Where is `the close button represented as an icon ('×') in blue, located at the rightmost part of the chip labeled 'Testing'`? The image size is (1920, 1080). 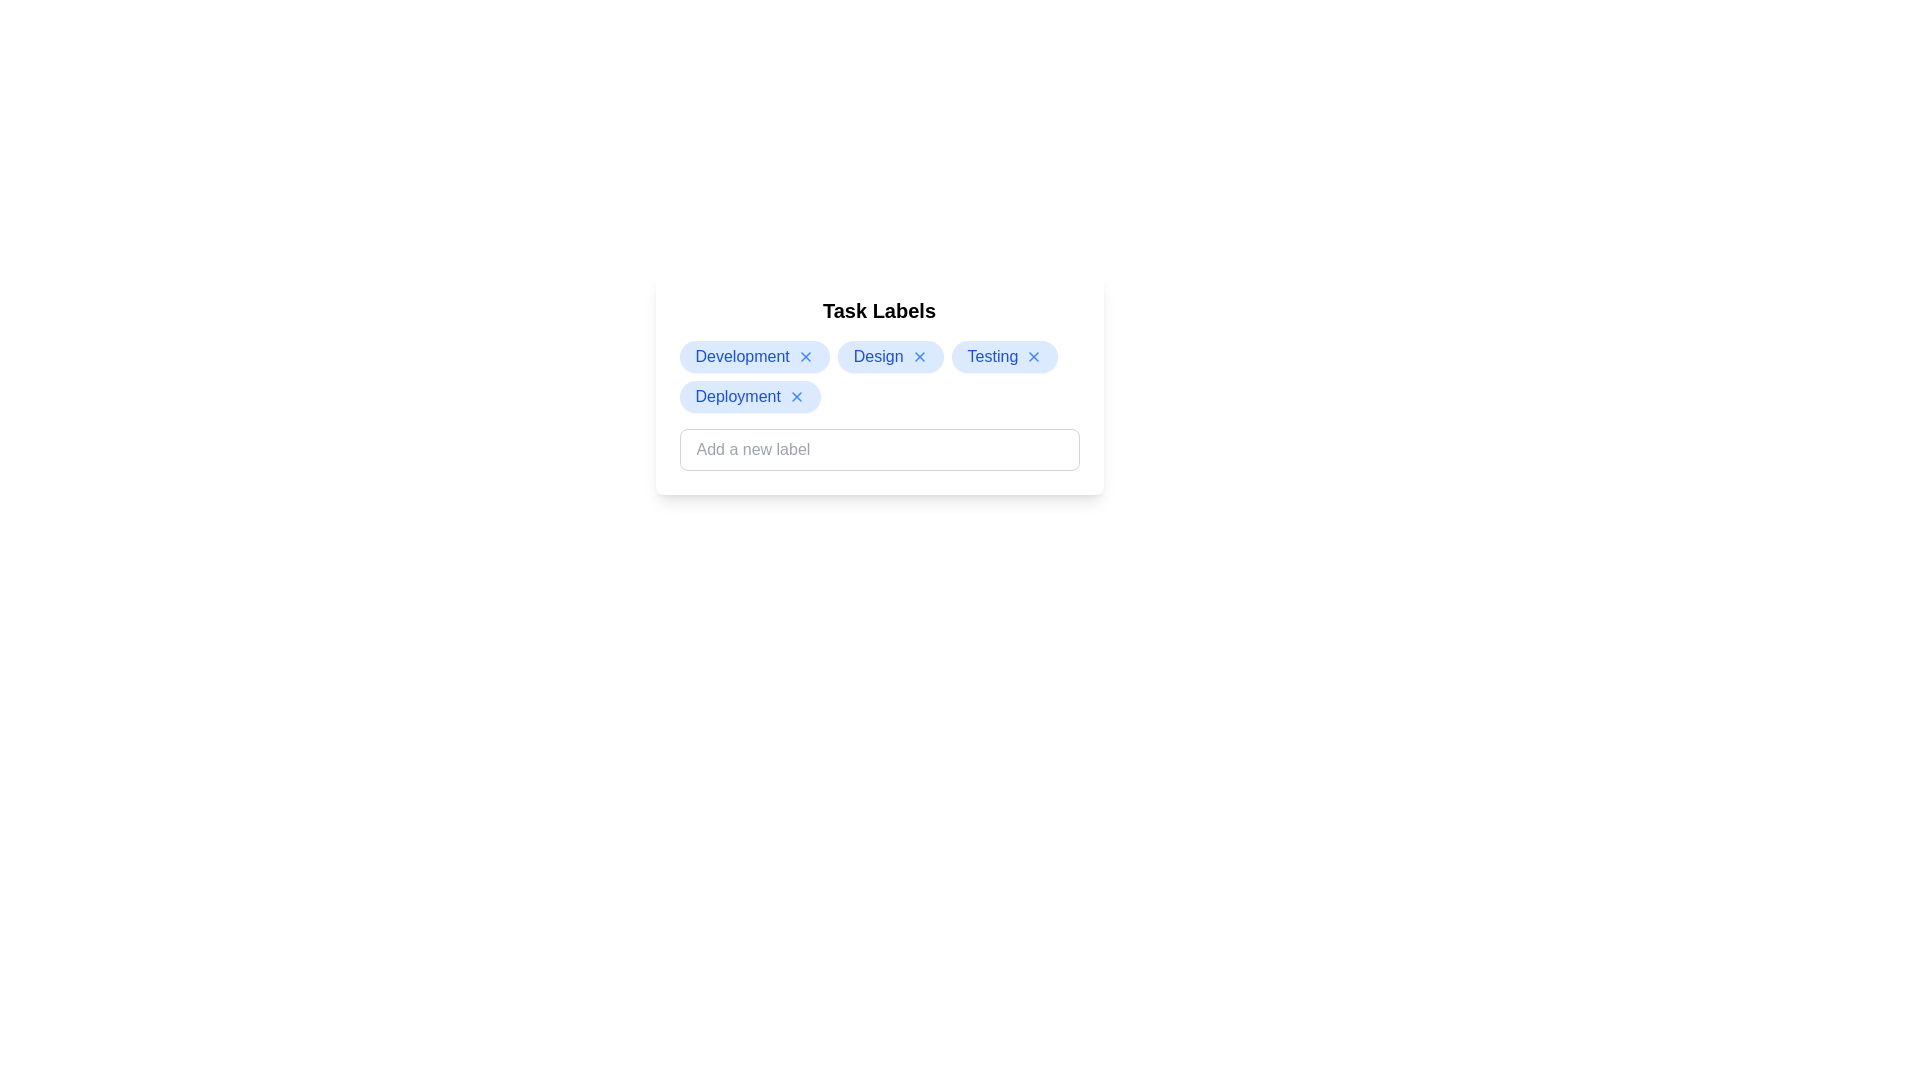
the close button represented as an icon ('×') in blue, located at the rightmost part of the chip labeled 'Testing' is located at coordinates (1034, 356).